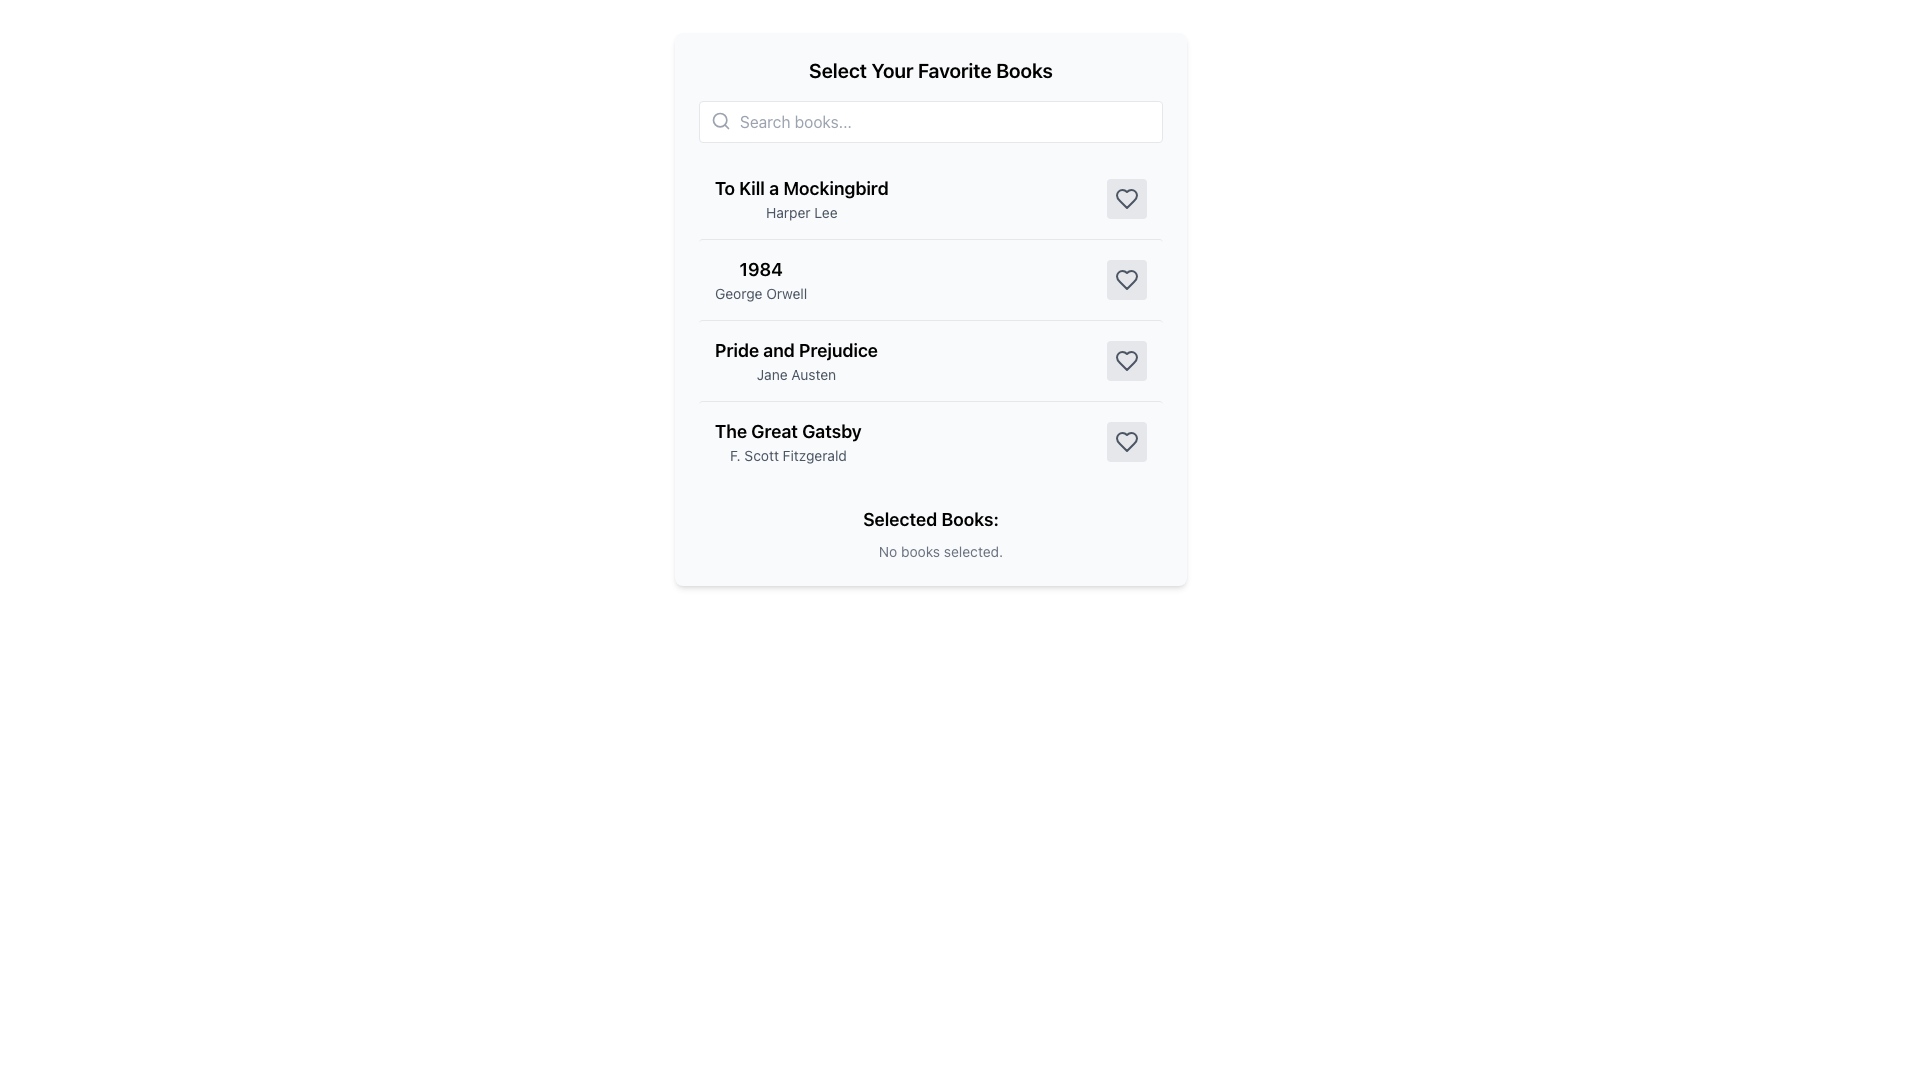 The height and width of the screenshot is (1080, 1920). What do you see at coordinates (720, 120) in the screenshot?
I see `the search icon located inside the search bar to the left of the text entry area with the placeholder 'Search books...'` at bounding box center [720, 120].